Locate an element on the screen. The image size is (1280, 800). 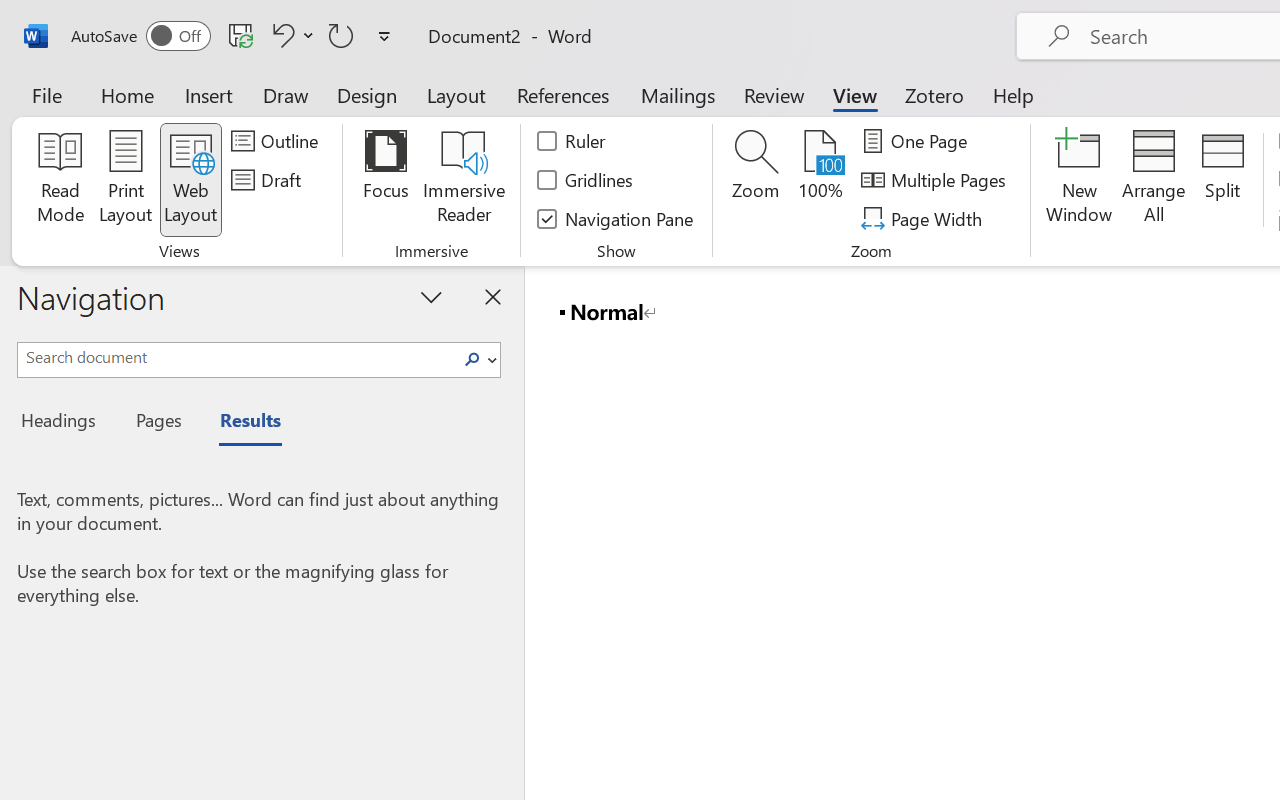
'One Page' is located at coordinates (916, 141).